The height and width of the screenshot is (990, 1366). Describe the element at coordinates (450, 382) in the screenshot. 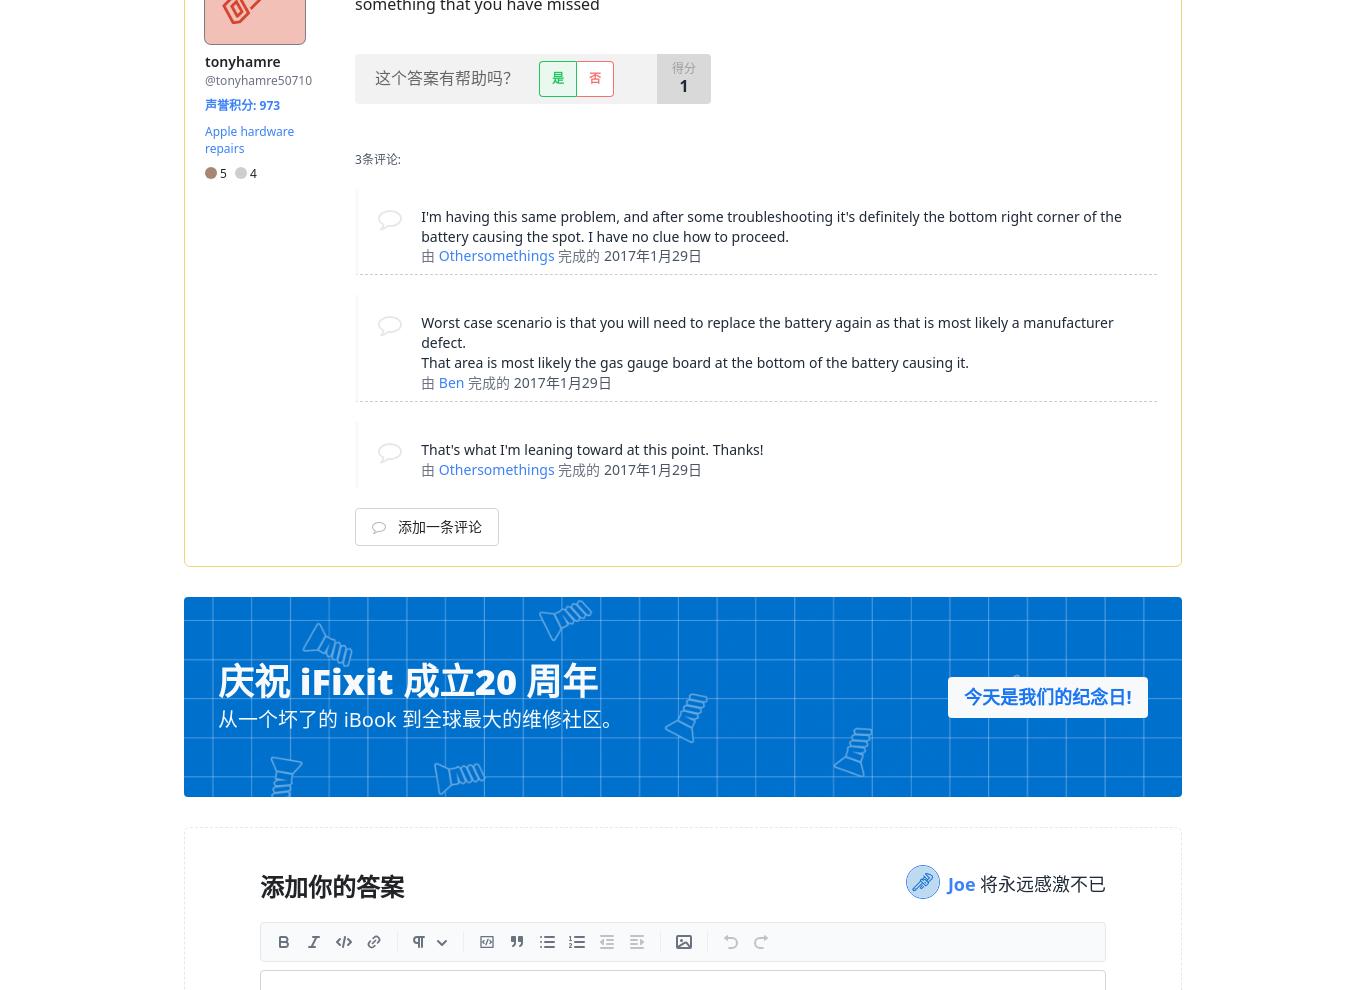

I see `'Ben'` at that location.